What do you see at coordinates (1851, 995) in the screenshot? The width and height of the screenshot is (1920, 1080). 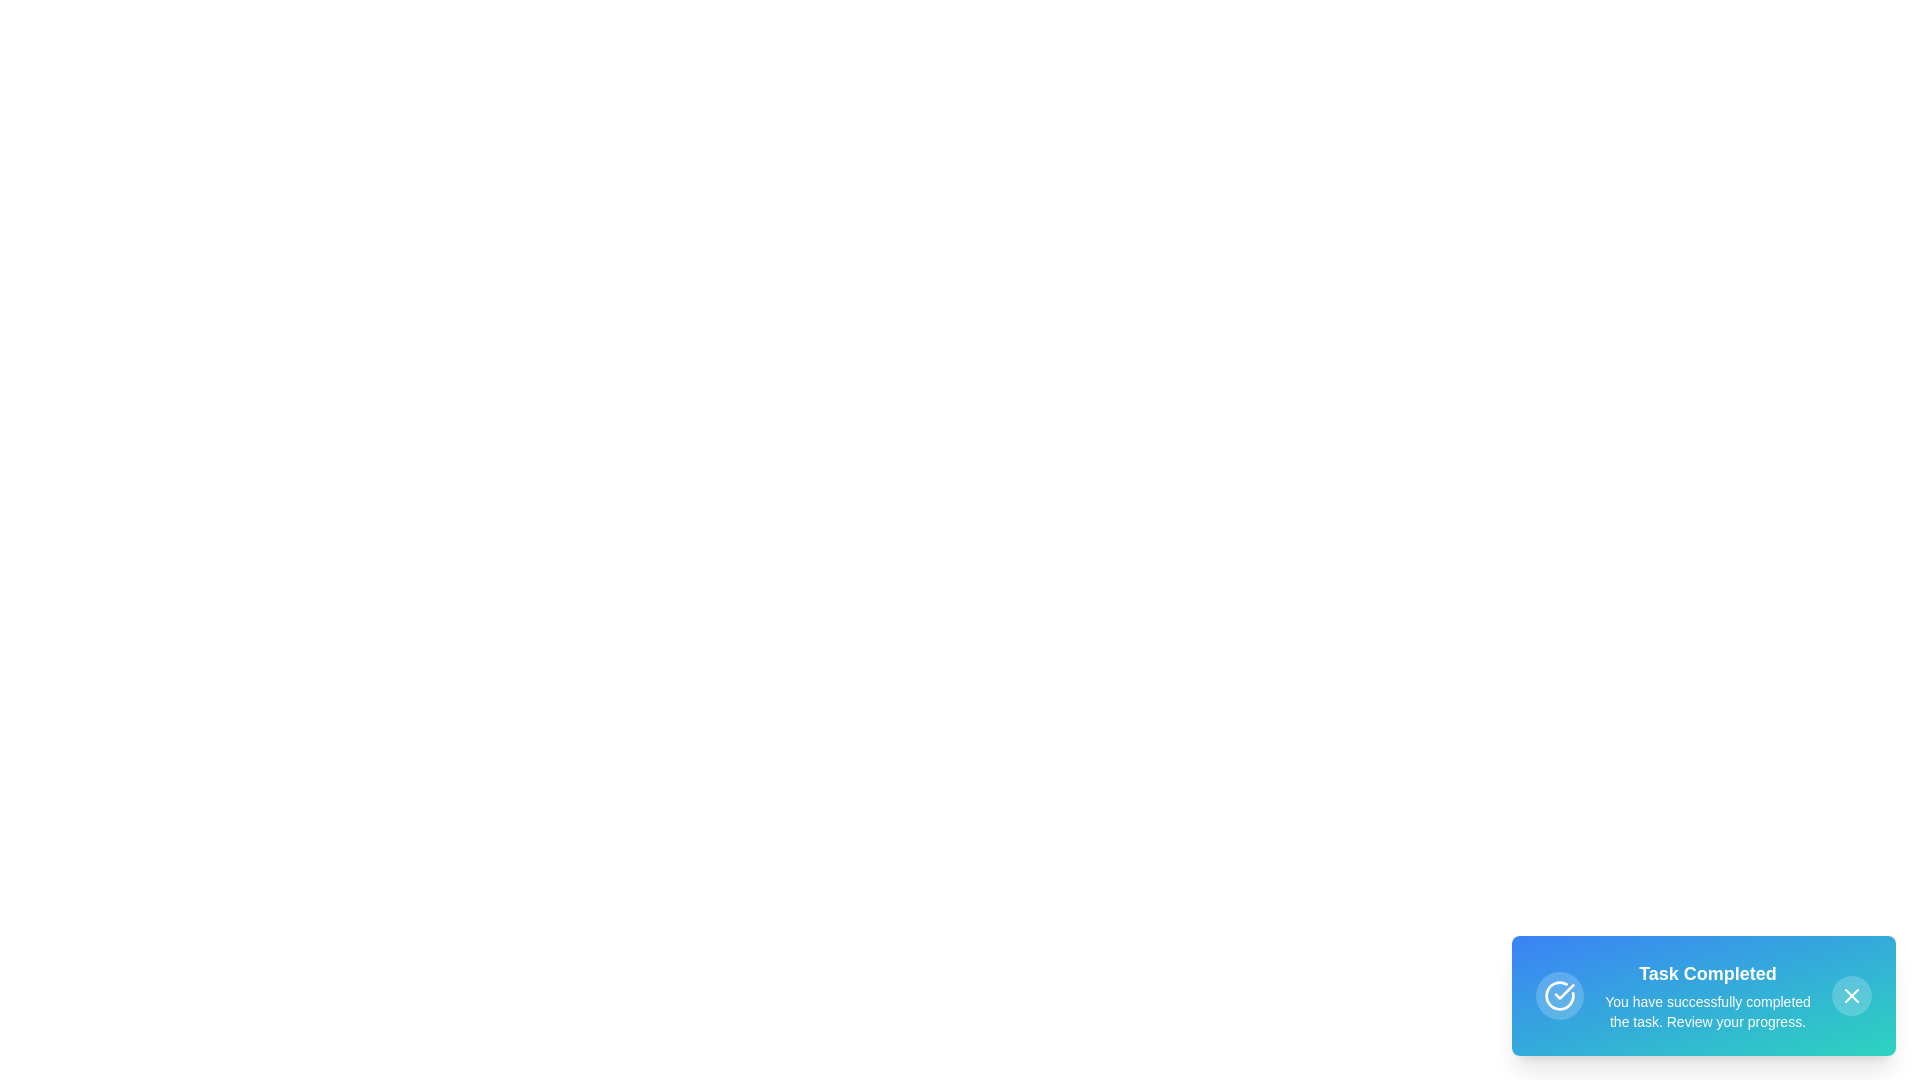 I see `the close button located in the lower right corner of the notification card to observe the hover effect` at bounding box center [1851, 995].